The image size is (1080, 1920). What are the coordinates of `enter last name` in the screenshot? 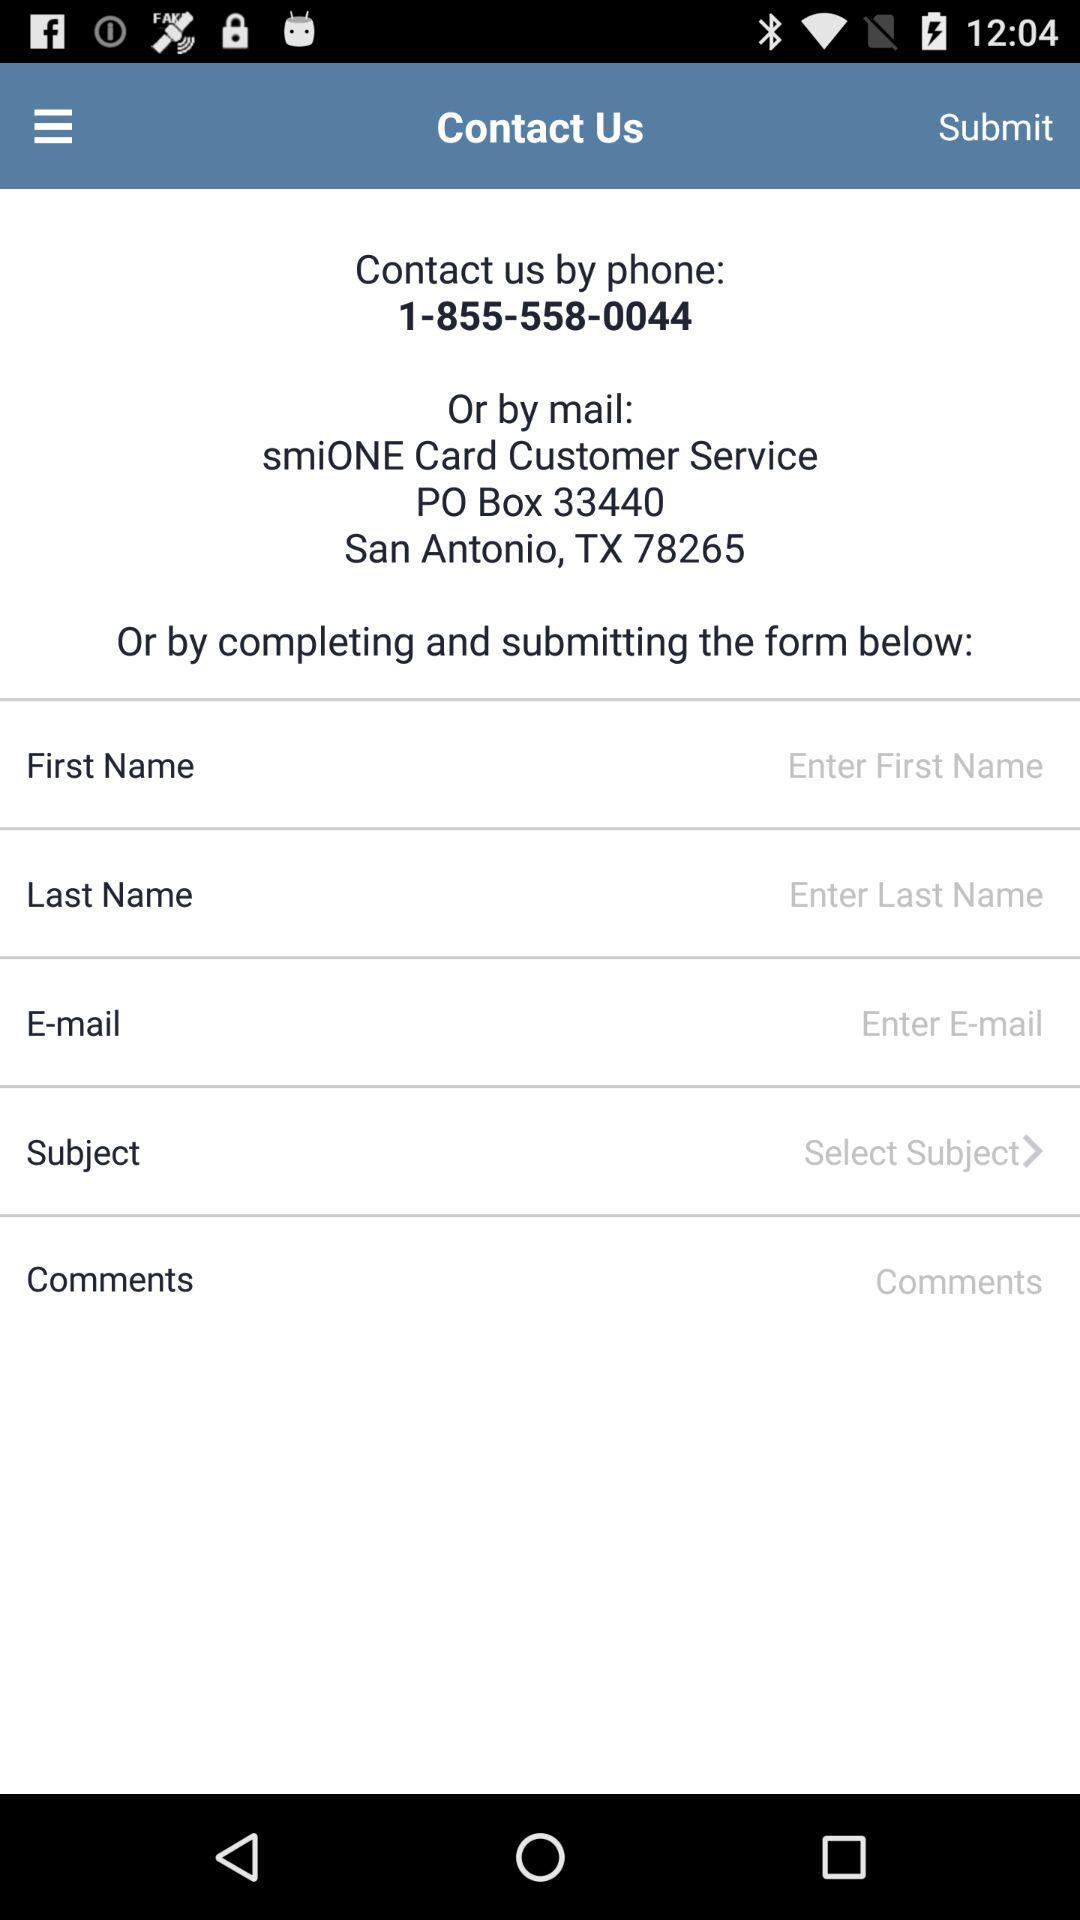 It's located at (636, 892).